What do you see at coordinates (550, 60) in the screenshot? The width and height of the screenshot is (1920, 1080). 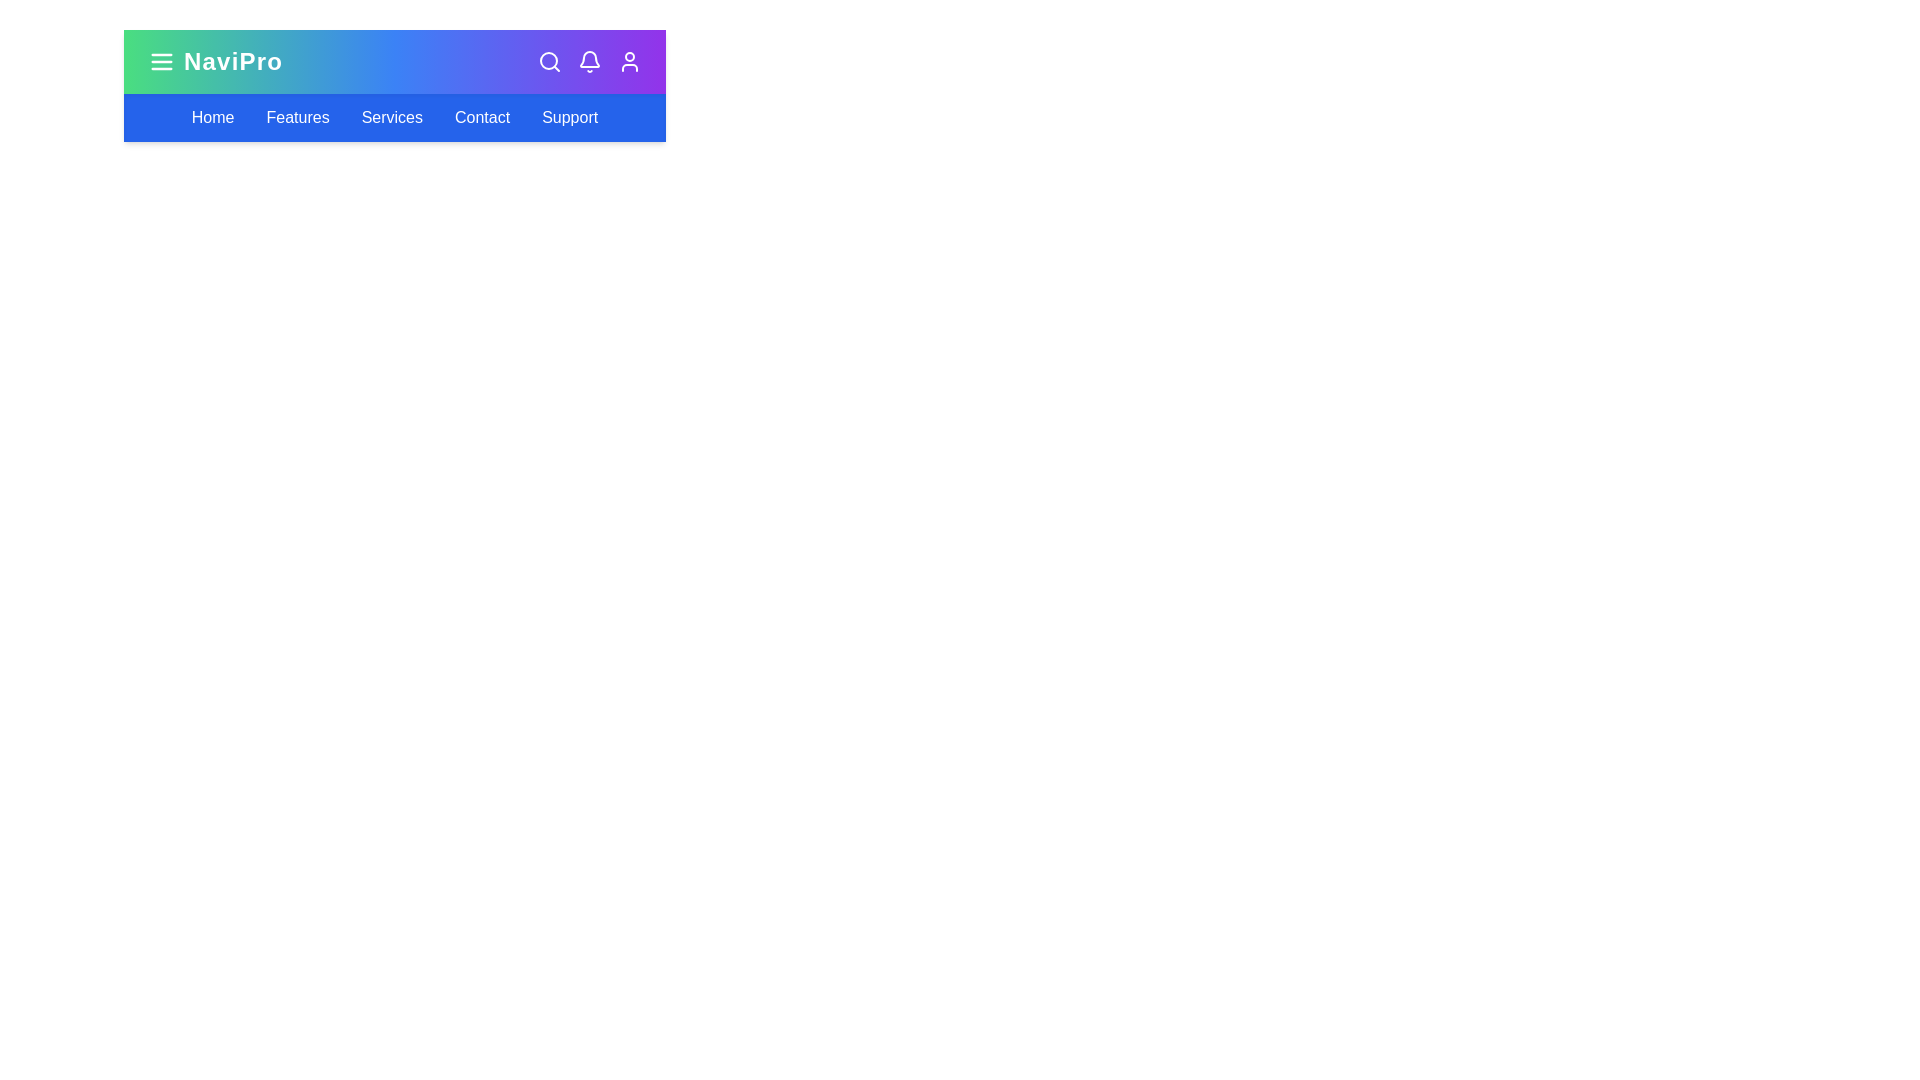 I see `the search icon in the navigation bar` at bounding box center [550, 60].